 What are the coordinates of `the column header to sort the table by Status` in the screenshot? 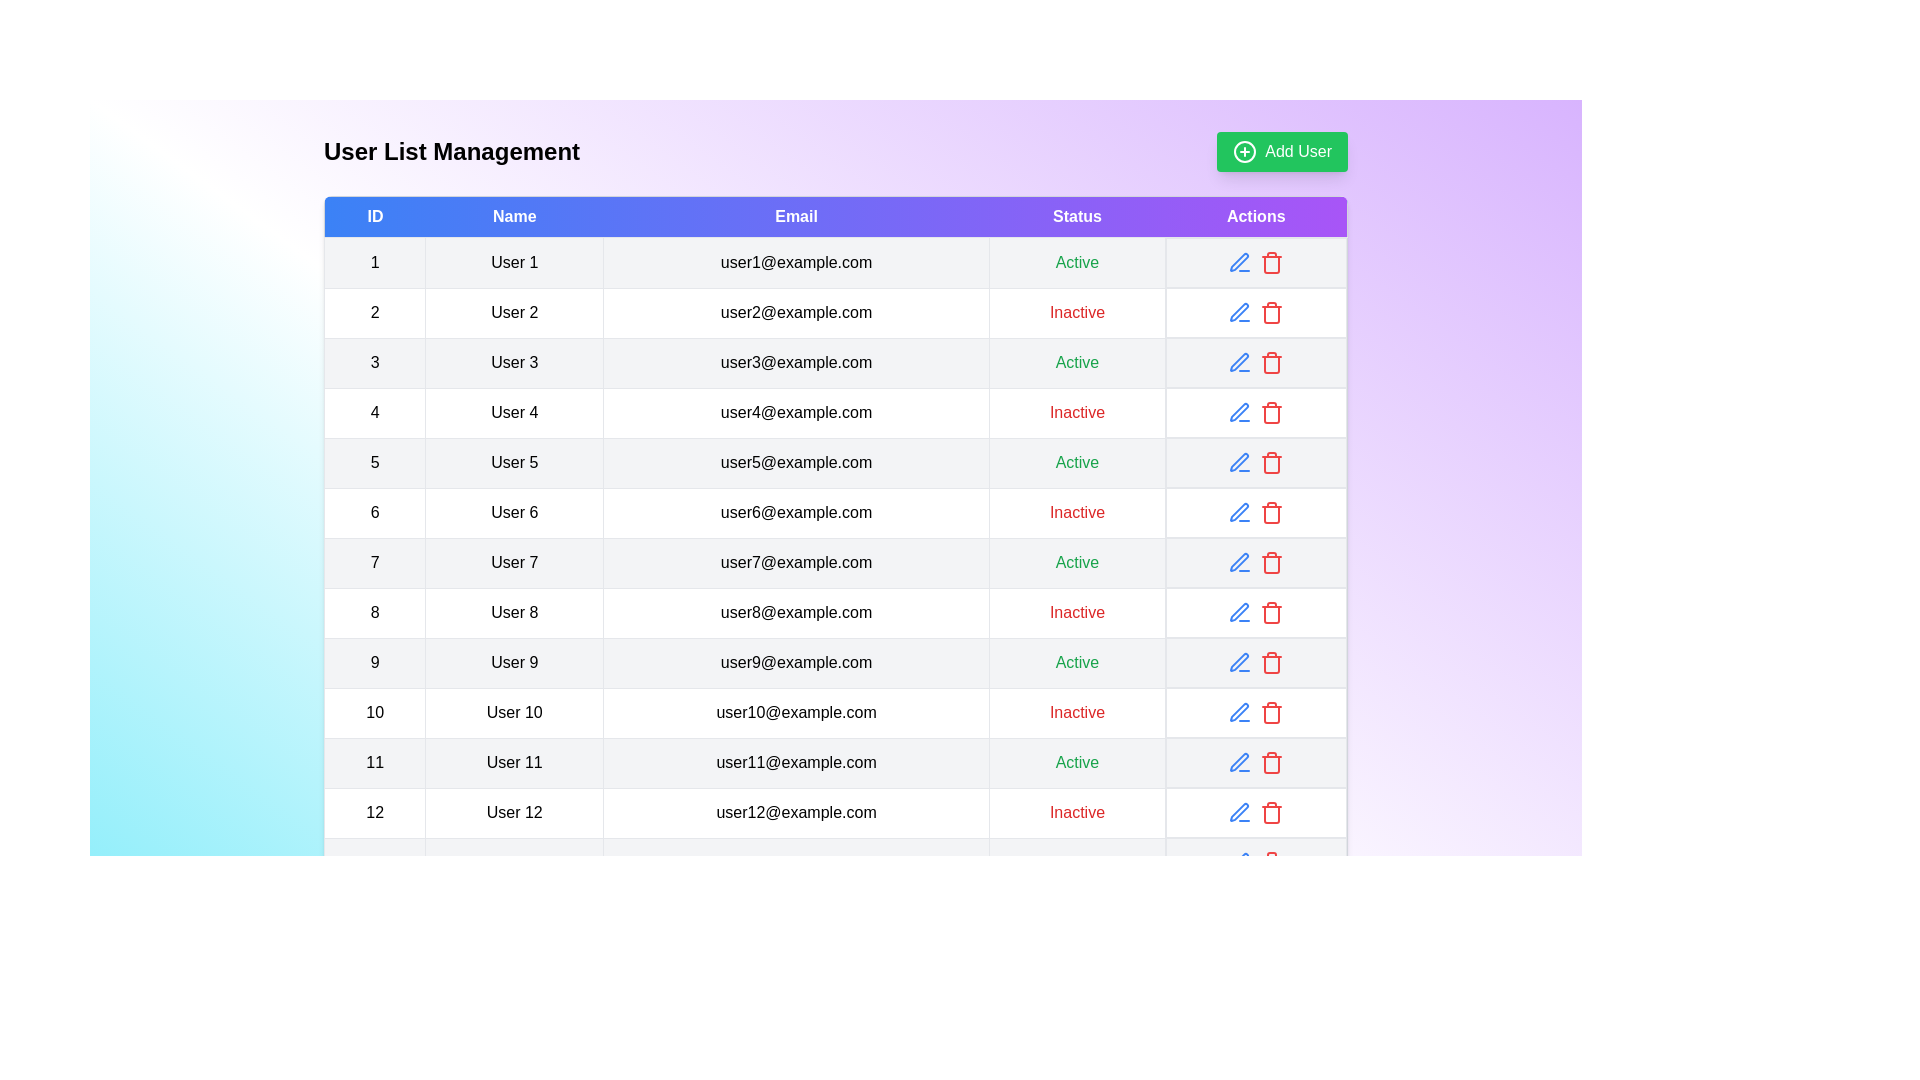 It's located at (1075, 216).